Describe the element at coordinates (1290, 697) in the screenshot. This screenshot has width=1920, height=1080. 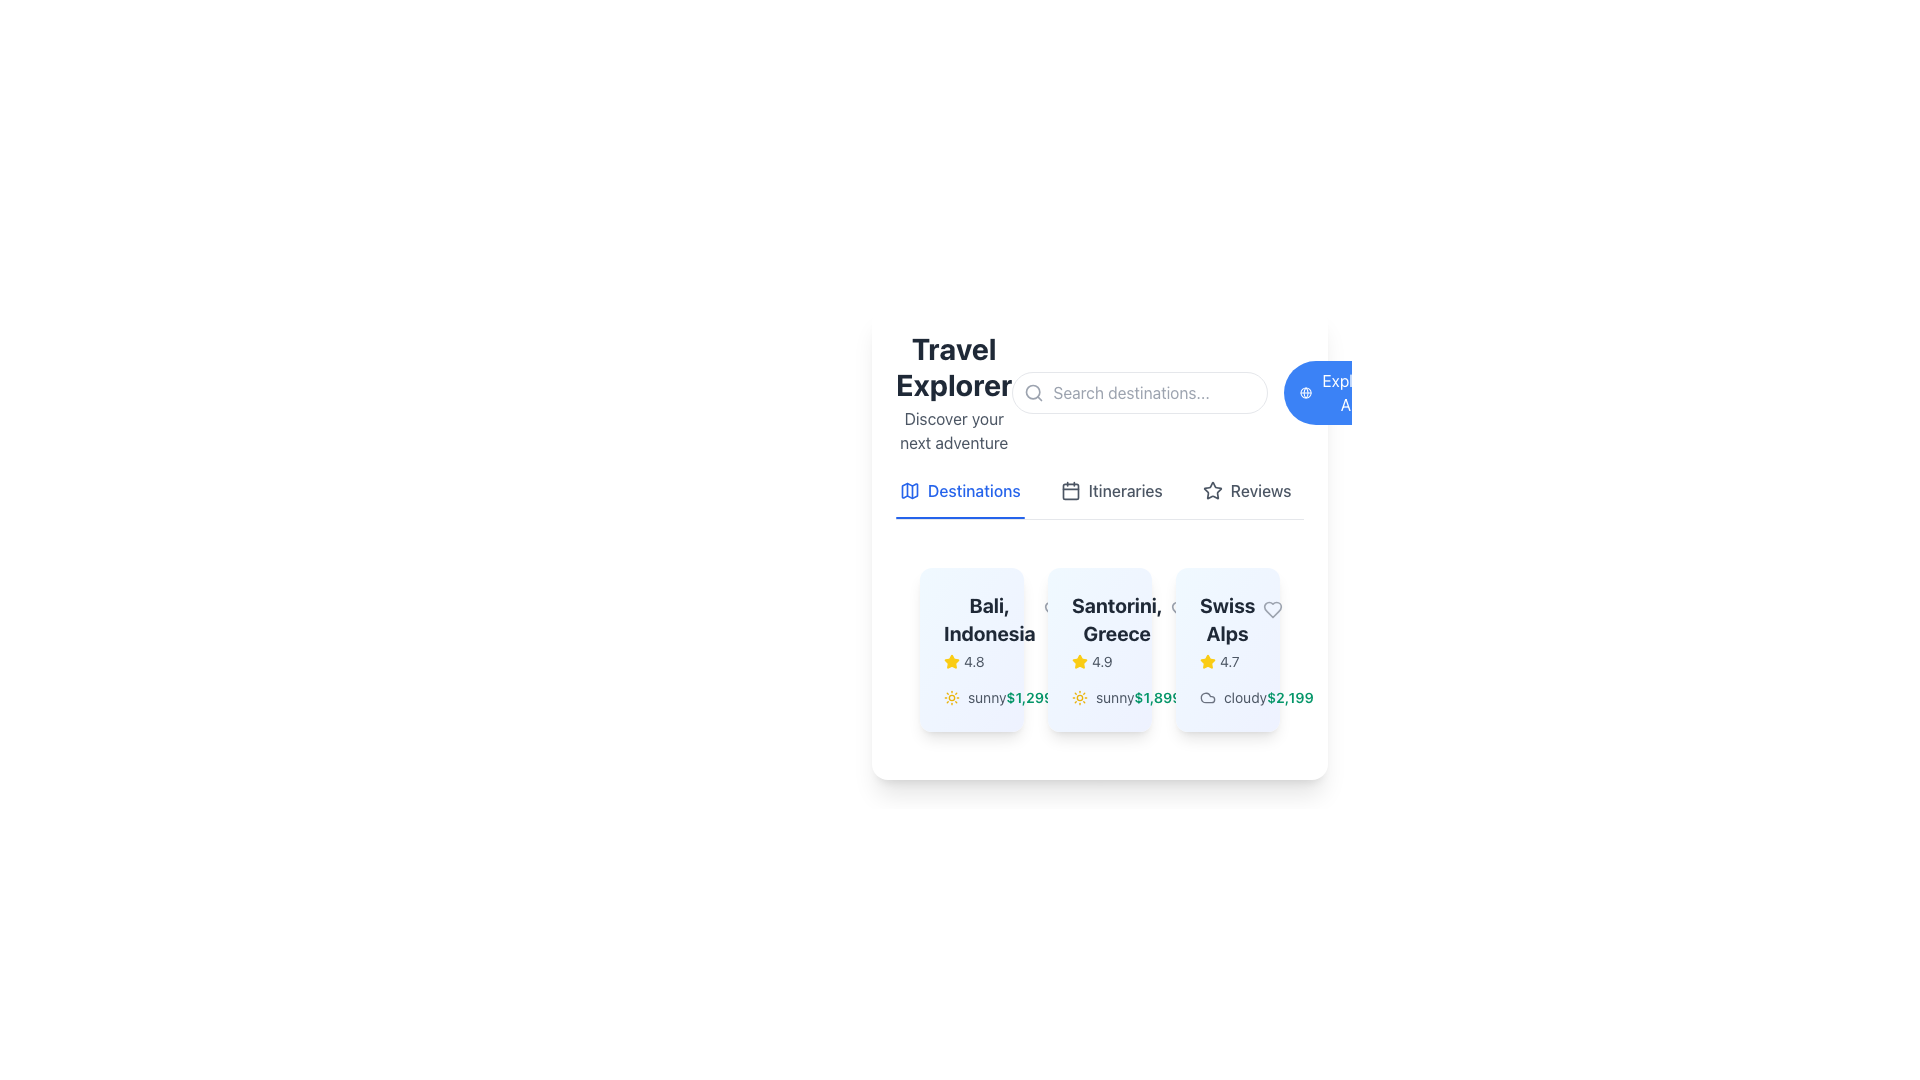
I see `the price text element displaying '$2,199' in bold green, located at the bottom-right corner of the 'Swiss Alps' travel destination card` at that location.